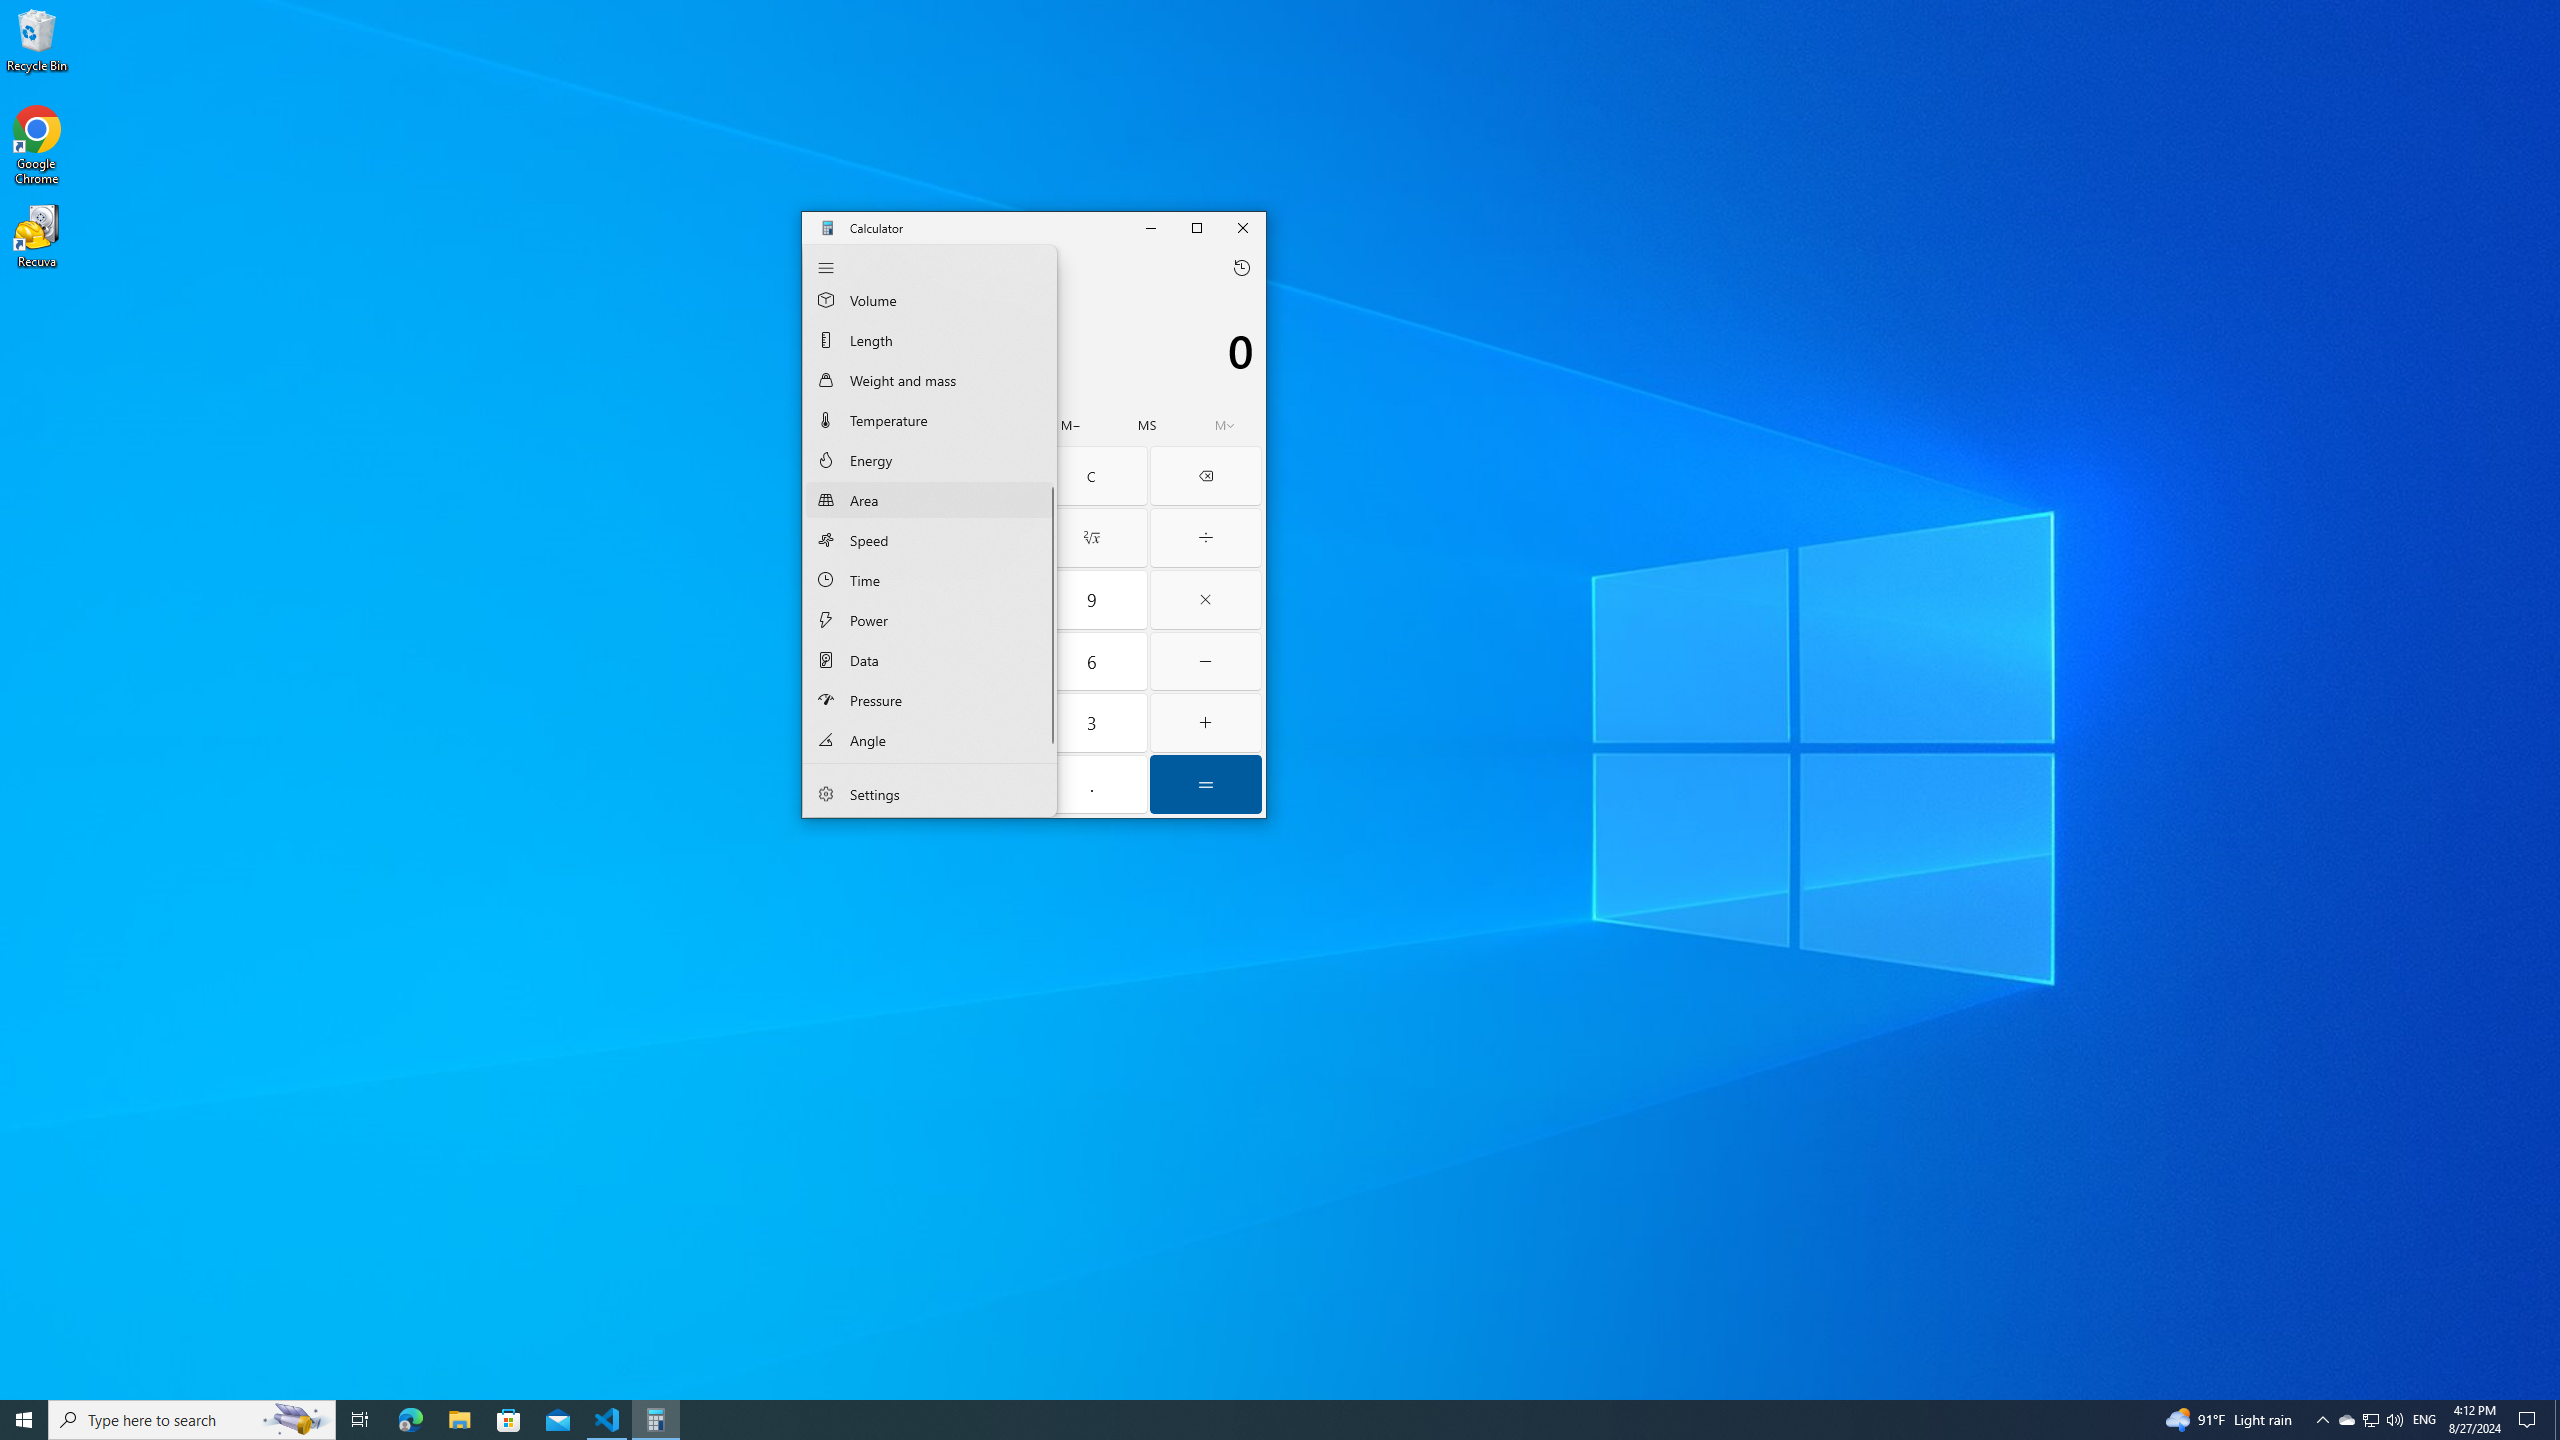 The height and width of the screenshot is (1440, 2560). What do you see at coordinates (509, 1418) in the screenshot?
I see `'Microsoft Store'` at bounding box center [509, 1418].